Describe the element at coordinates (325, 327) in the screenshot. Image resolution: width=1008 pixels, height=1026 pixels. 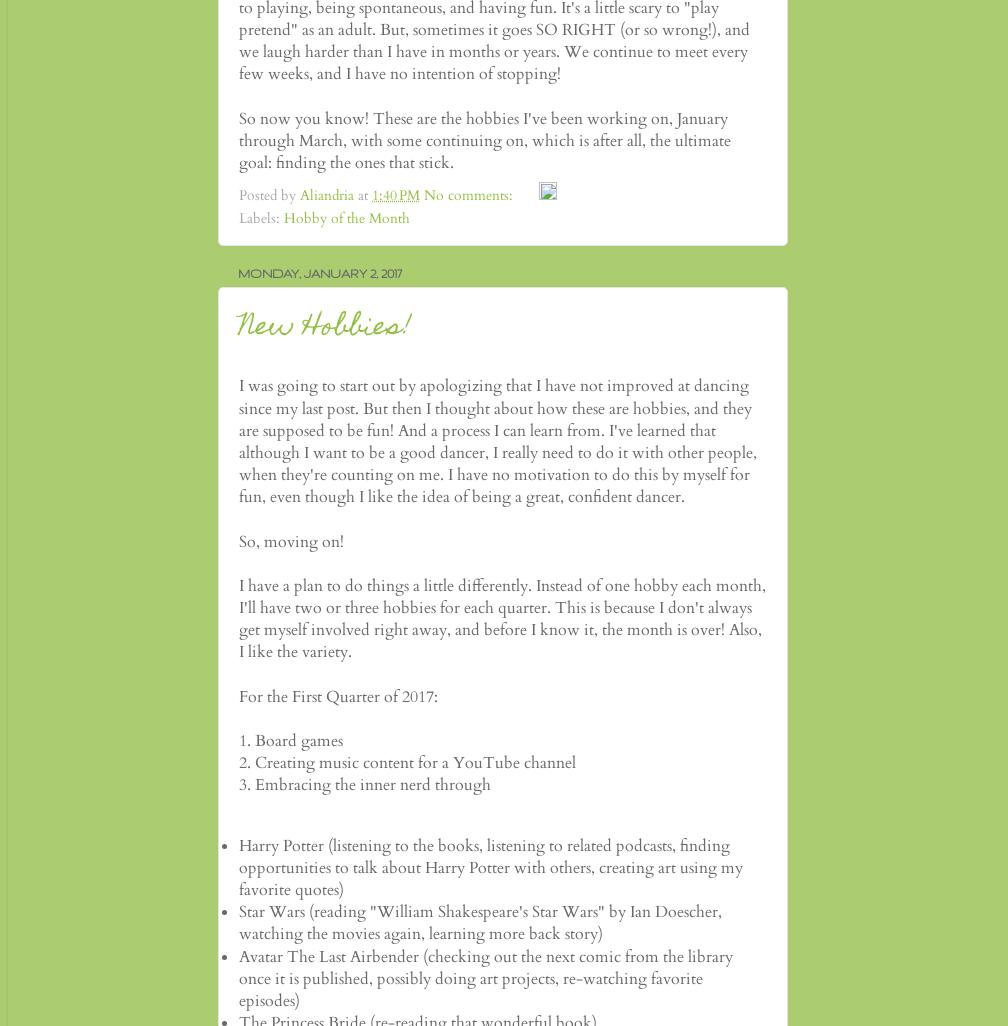
I see `'New Hobbies!'` at that location.